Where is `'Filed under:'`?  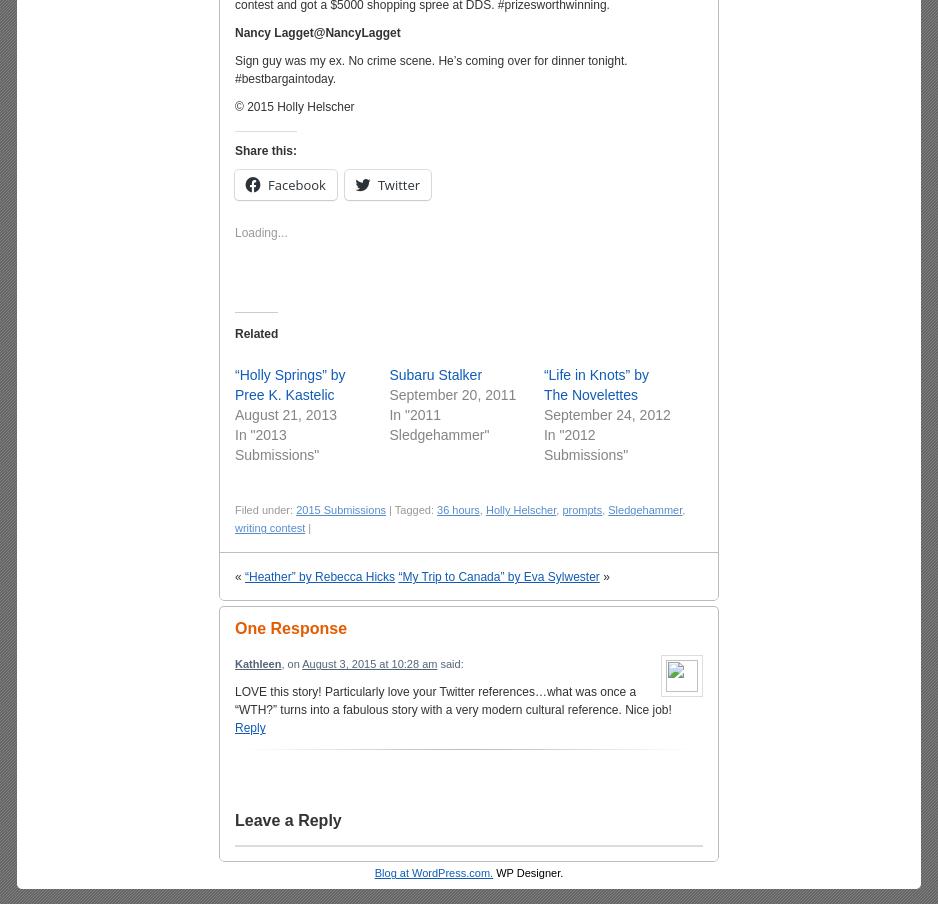
'Filed under:' is located at coordinates (264, 510).